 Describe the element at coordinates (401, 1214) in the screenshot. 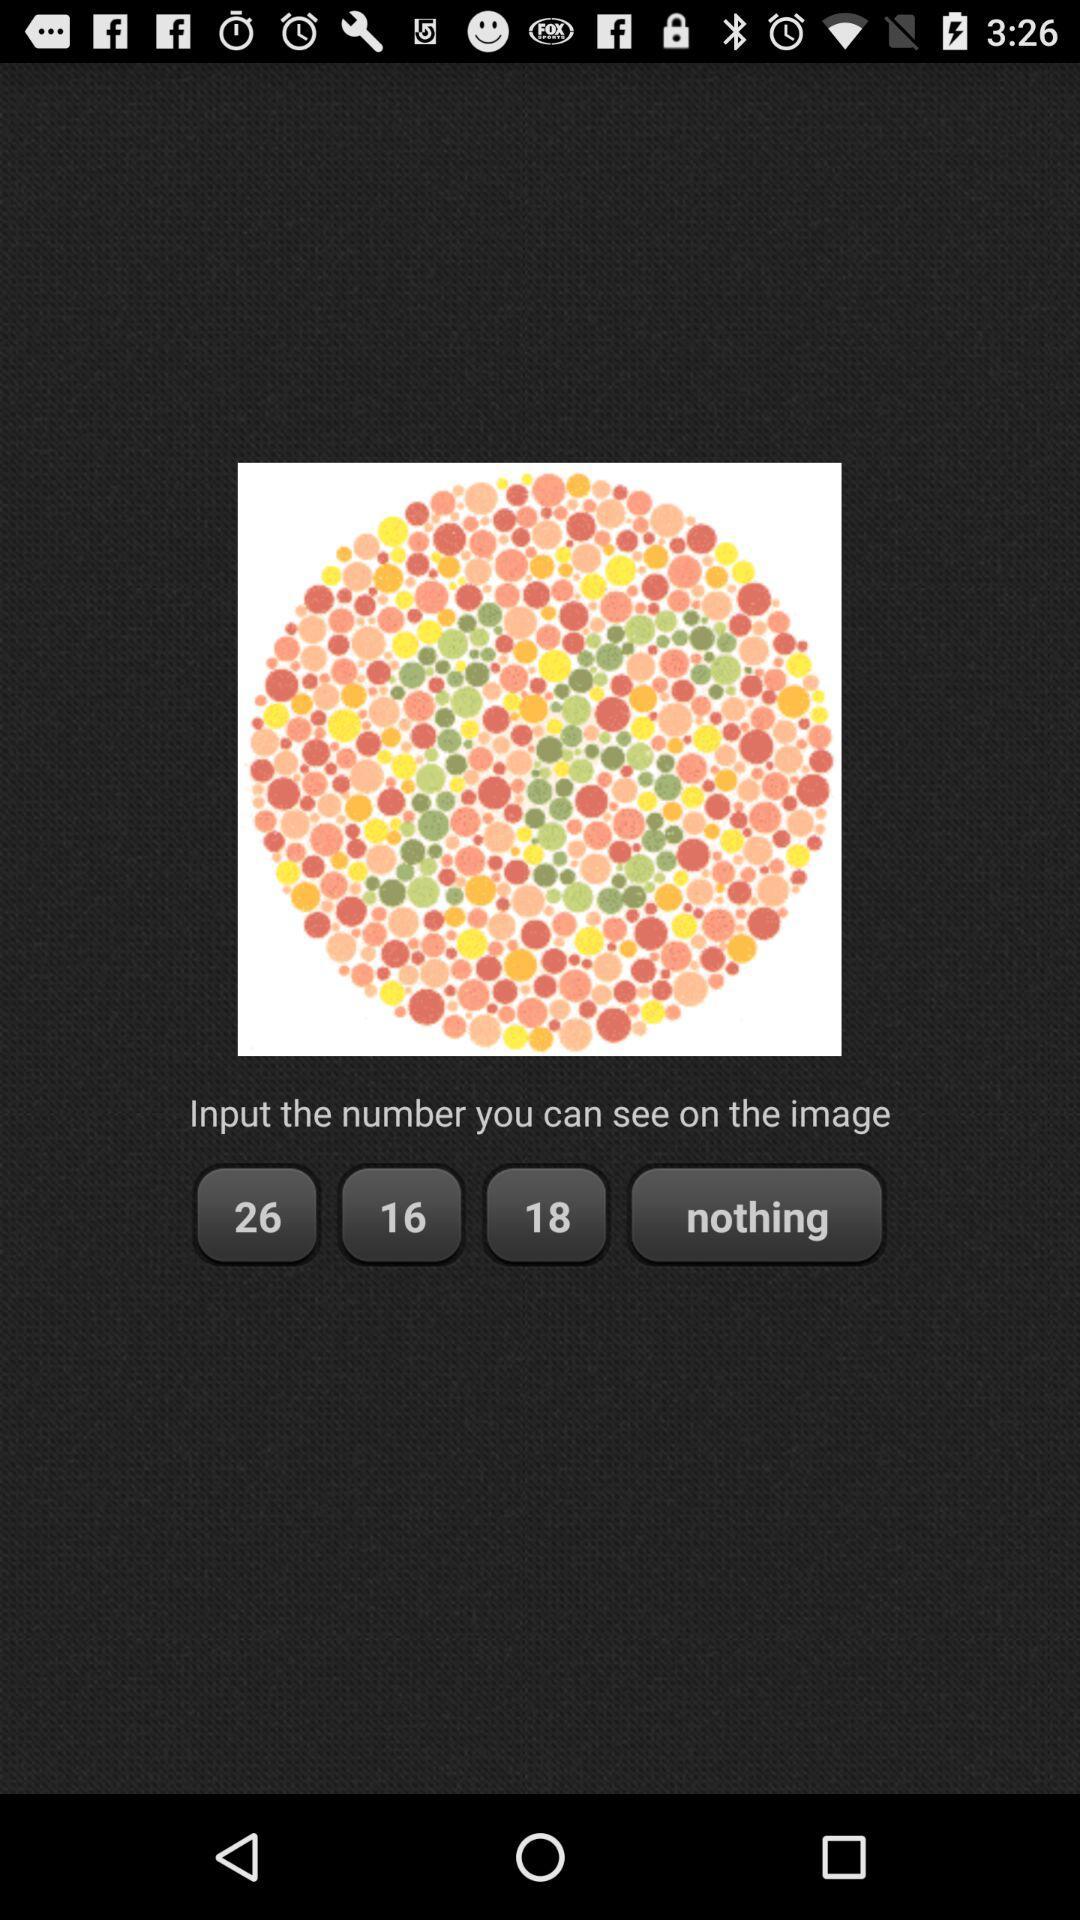

I see `the item next to the 26 icon` at that location.